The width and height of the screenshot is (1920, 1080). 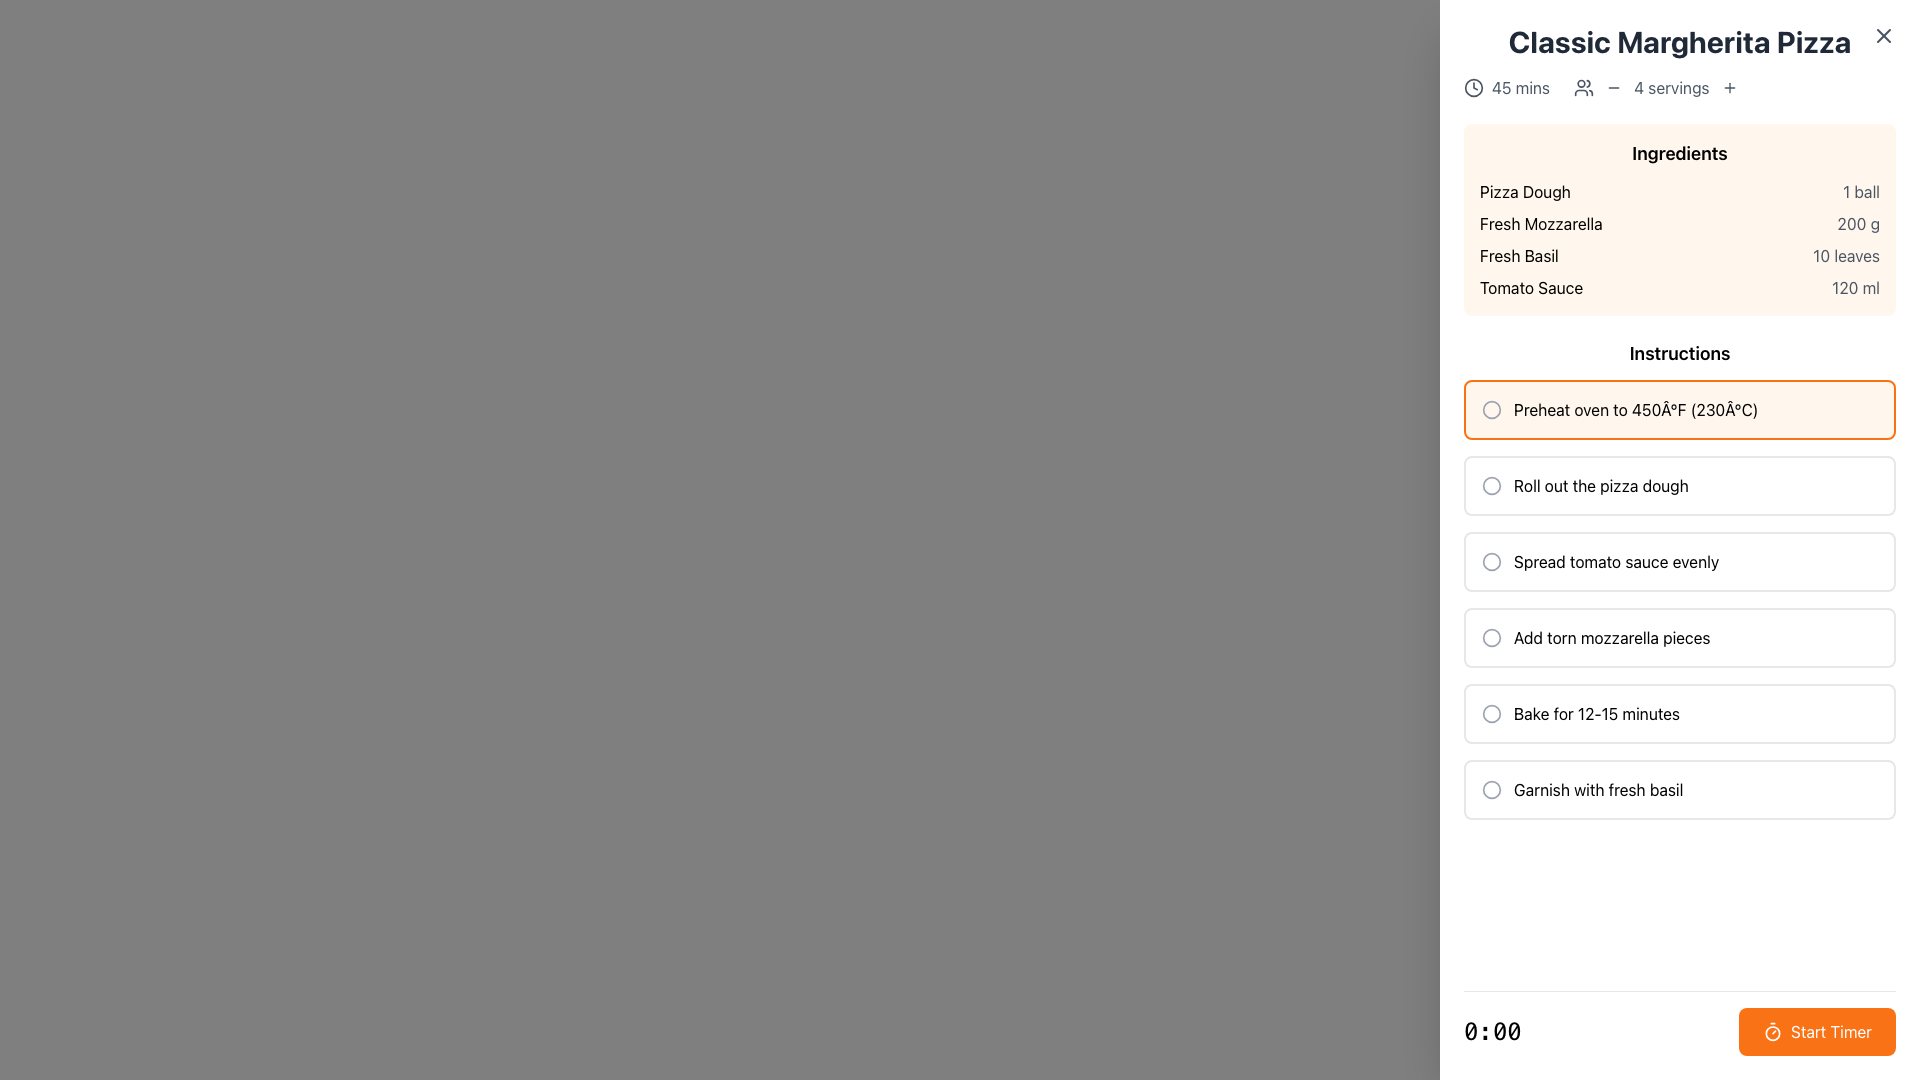 I want to click on the radio button in the first Step instruction block in the 'Instructions' section to mark the step as completed, so click(x=1680, y=408).